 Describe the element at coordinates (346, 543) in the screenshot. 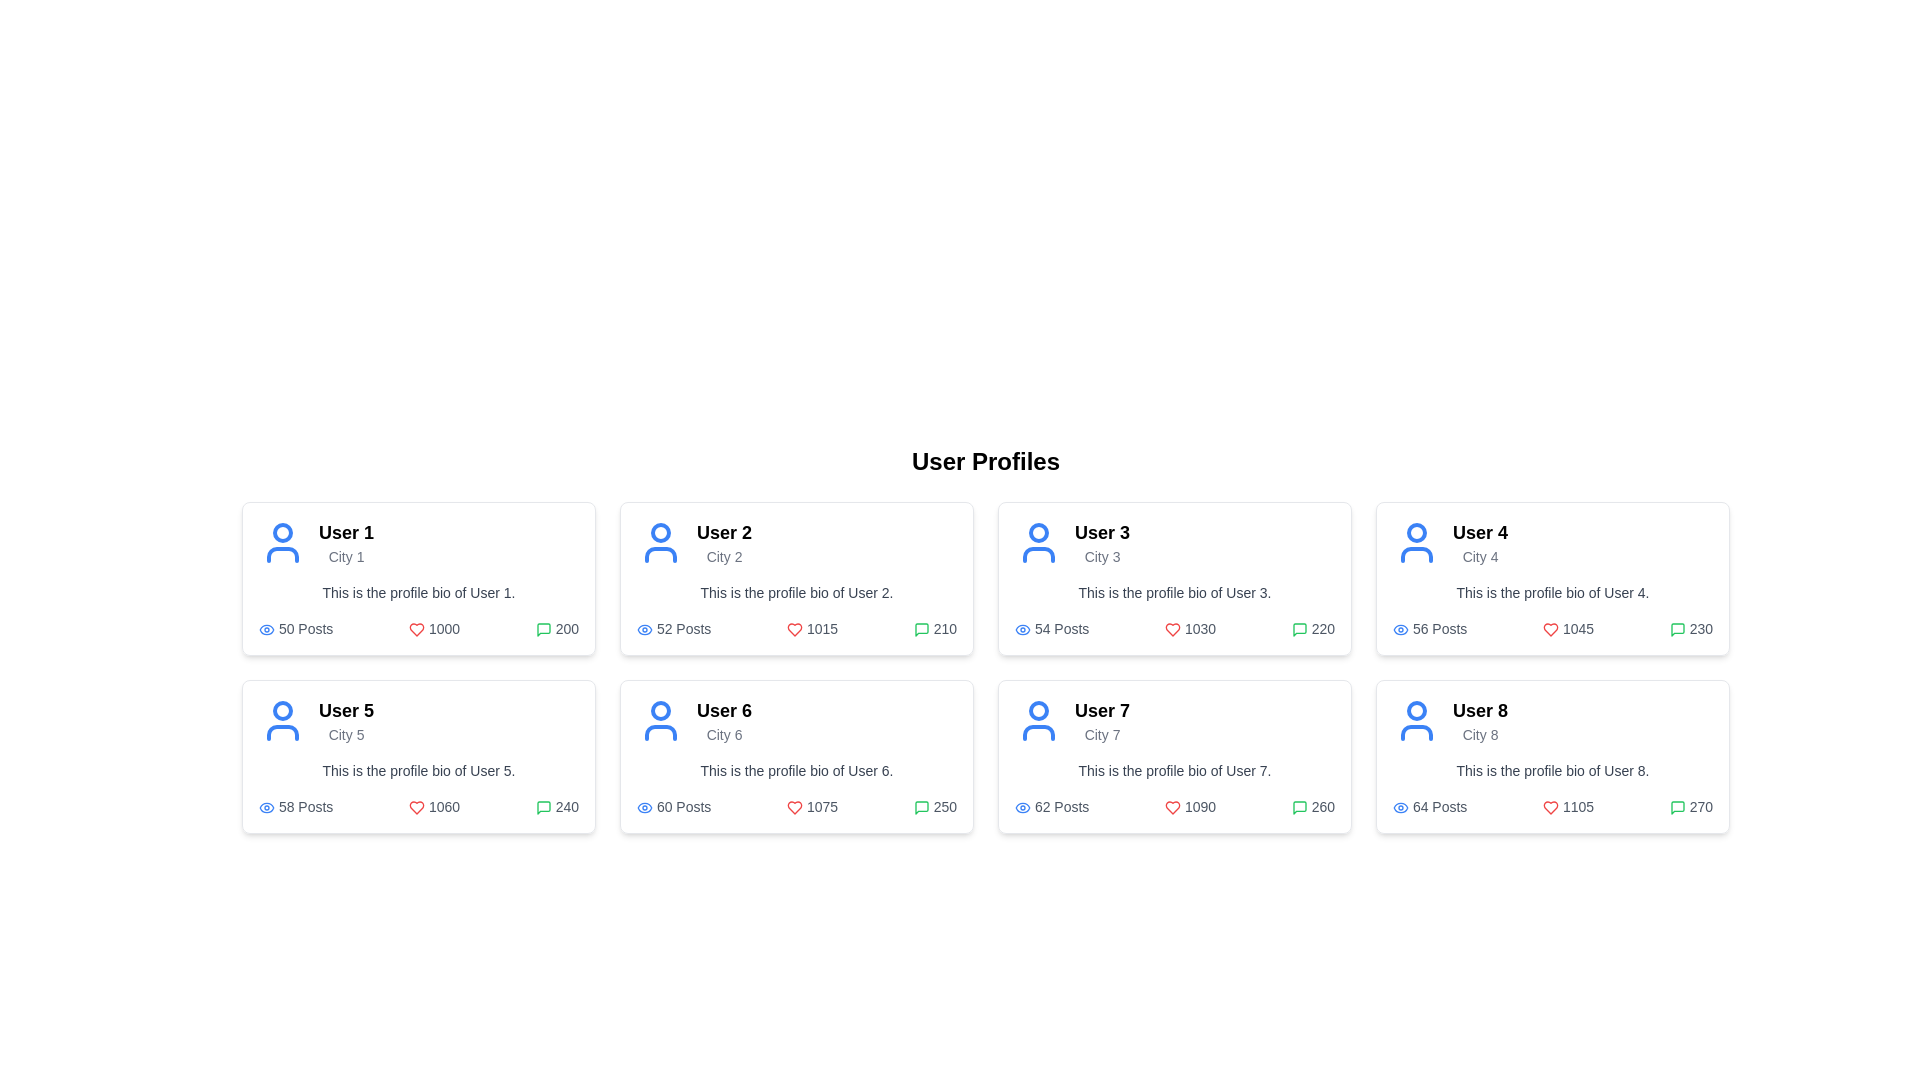

I see `the Text display element showing 'User 1' and 'City 1' located in the profile card of 'User 1', which is the first card in the top row` at that location.